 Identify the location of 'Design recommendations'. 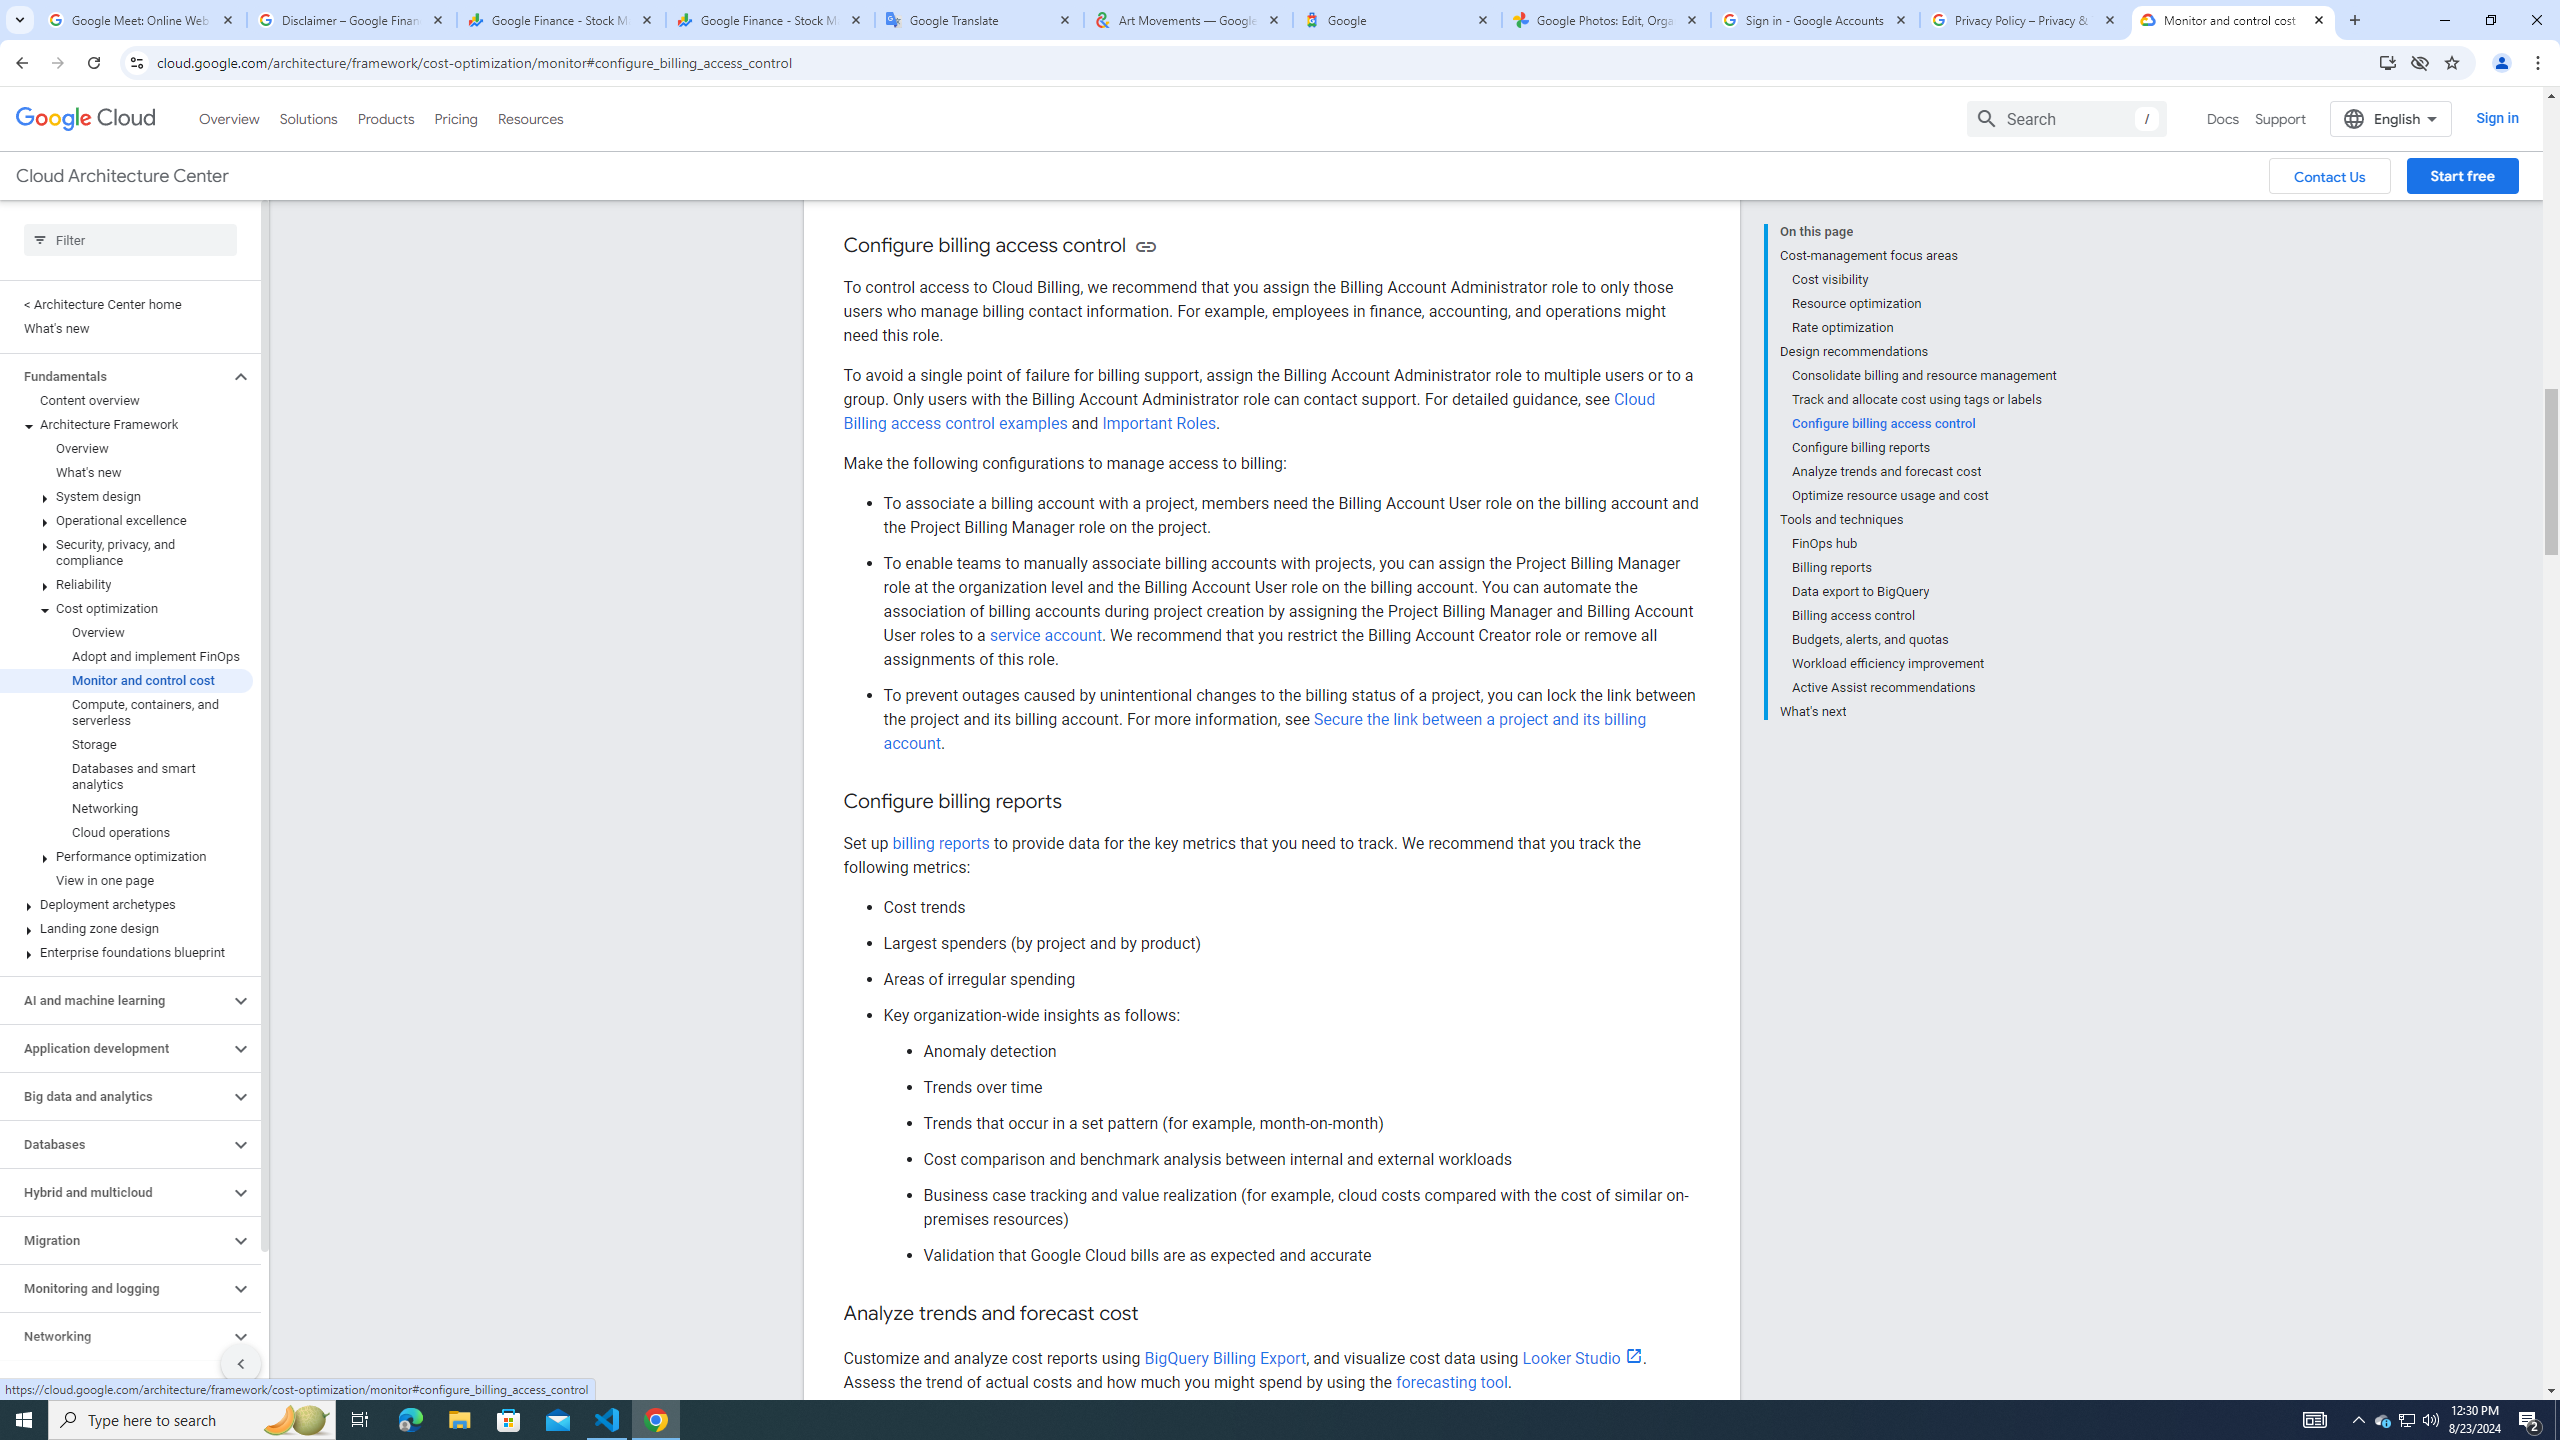
(1917, 352).